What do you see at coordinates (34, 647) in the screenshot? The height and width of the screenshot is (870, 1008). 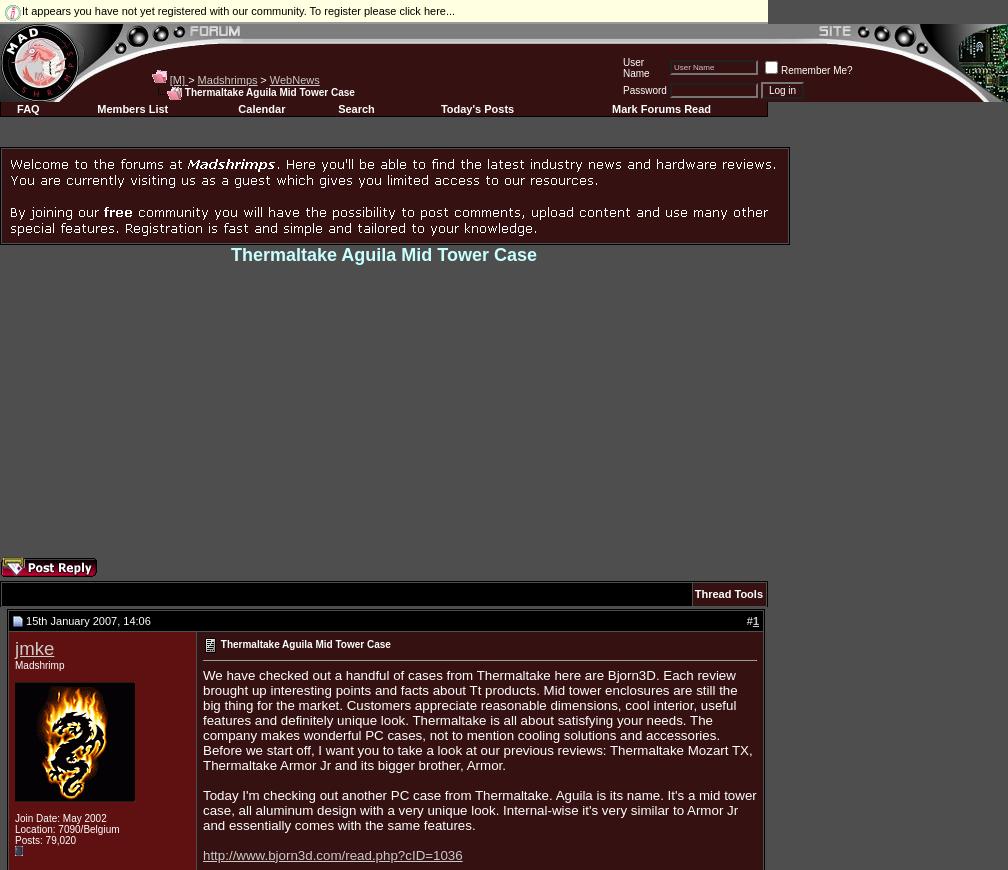 I see `'jmke'` at bounding box center [34, 647].